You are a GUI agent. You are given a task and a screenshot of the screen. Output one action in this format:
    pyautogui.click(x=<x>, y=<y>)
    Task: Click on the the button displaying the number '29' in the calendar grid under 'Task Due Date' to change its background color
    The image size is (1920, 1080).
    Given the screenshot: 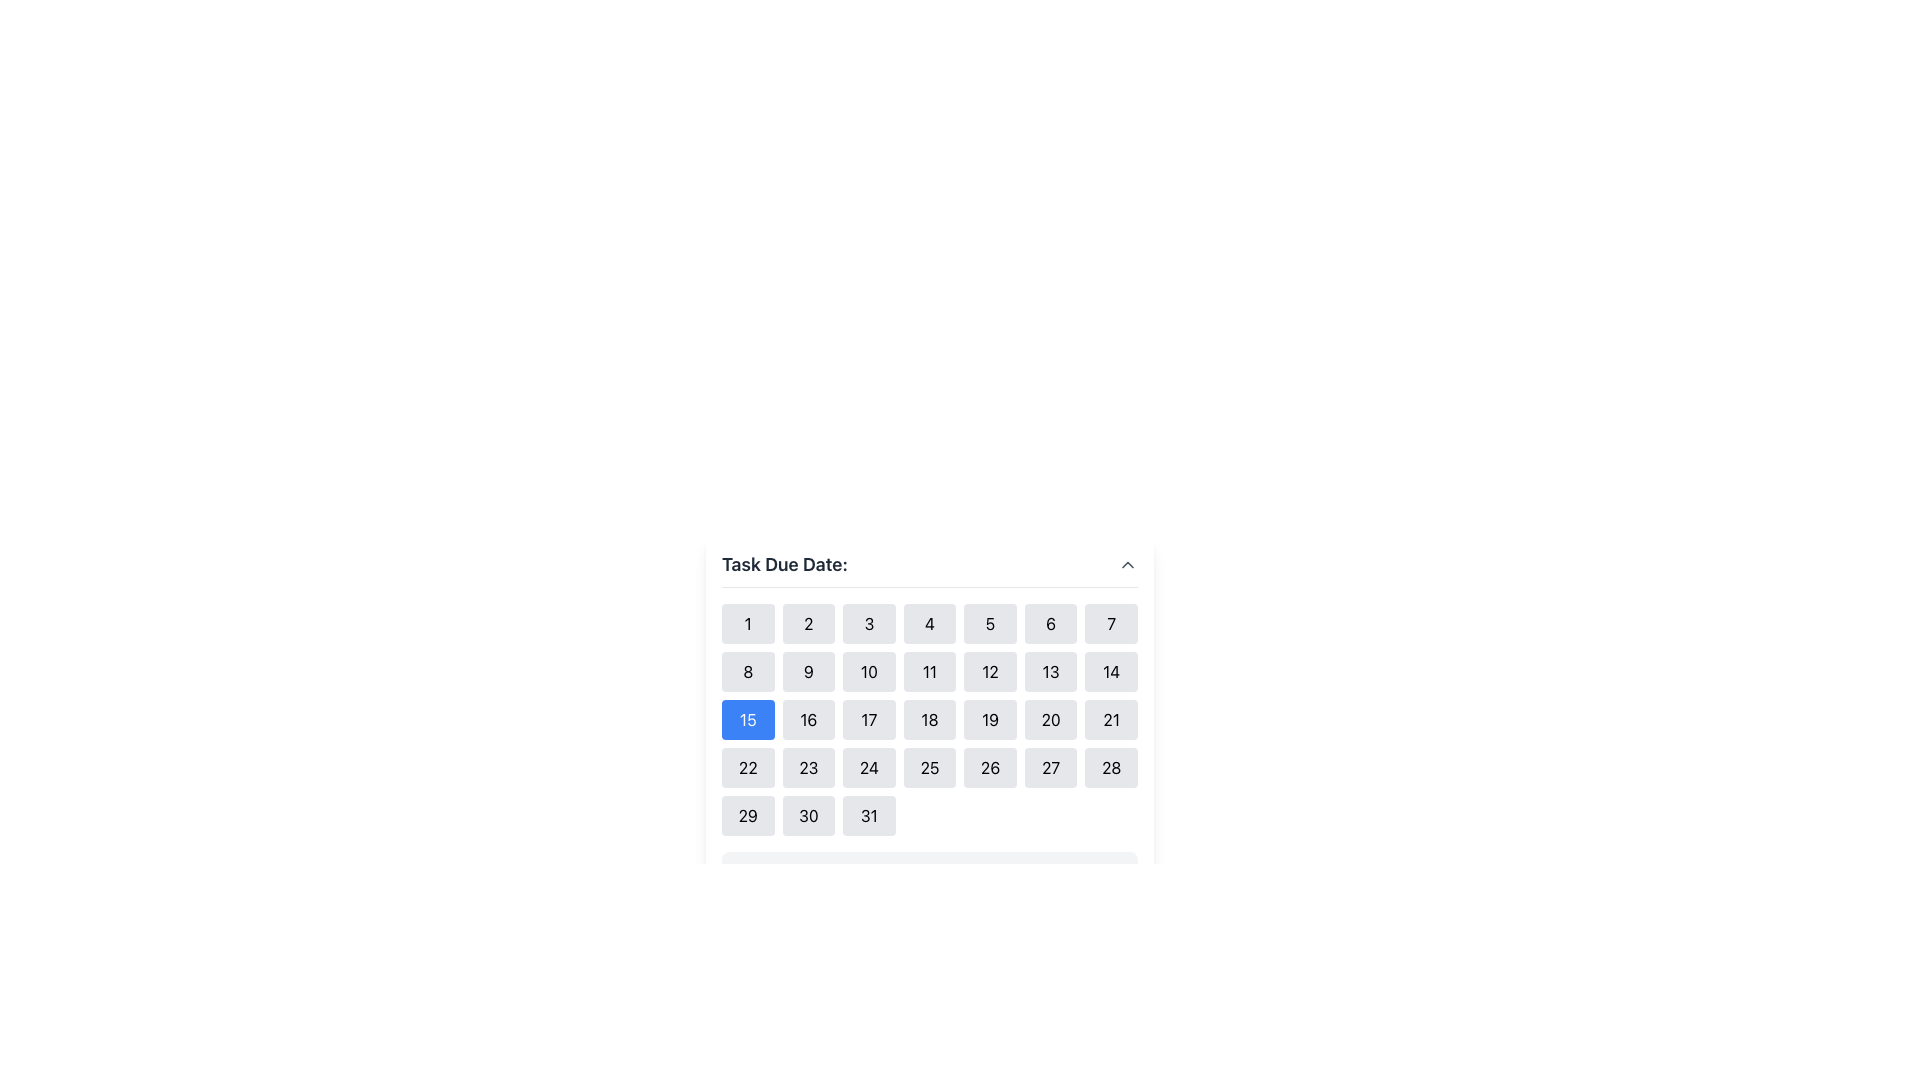 What is the action you would take?
    pyautogui.click(x=747, y=816)
    